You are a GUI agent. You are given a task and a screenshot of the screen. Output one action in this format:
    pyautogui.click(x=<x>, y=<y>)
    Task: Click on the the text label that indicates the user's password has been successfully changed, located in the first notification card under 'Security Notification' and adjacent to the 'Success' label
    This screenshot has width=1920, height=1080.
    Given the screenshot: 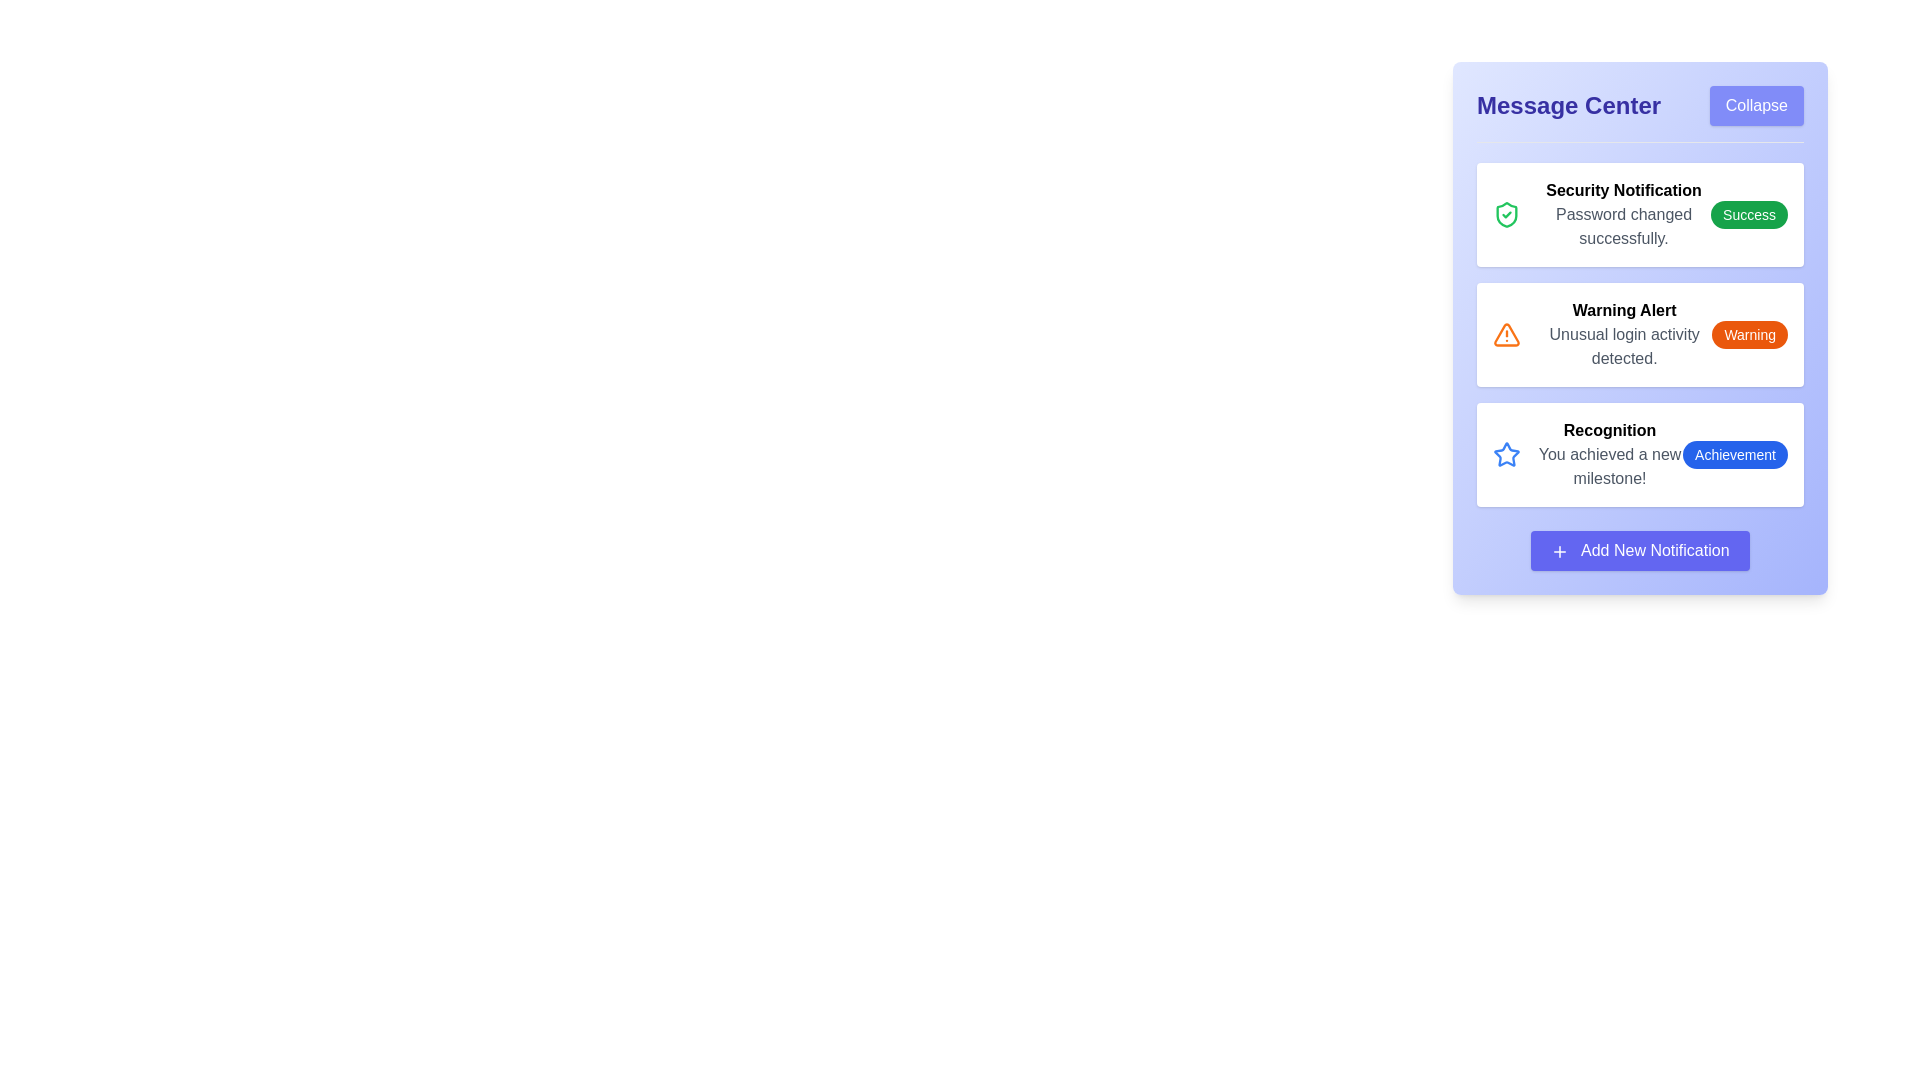 What is the action you would take?
    pyautogui.click(x=1624, y=226)
    